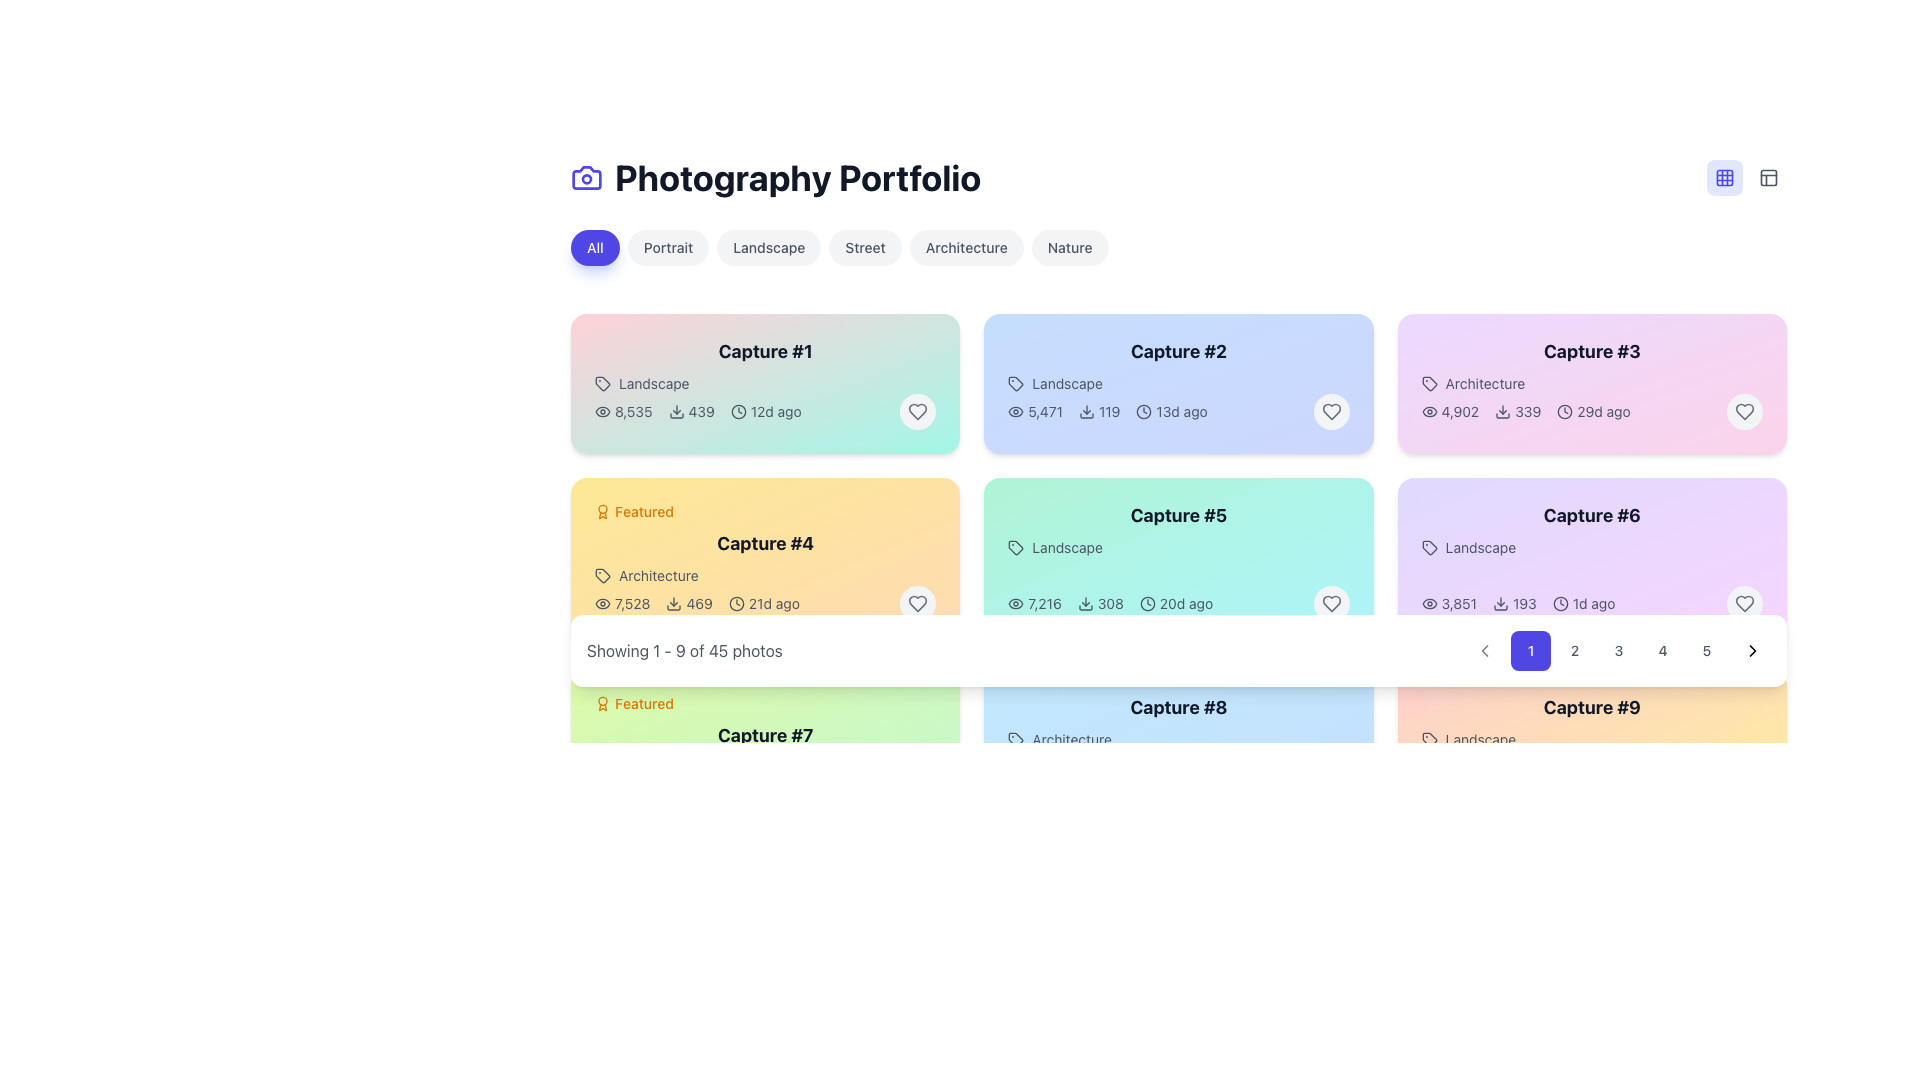 The image size is (1920, 1080). What do you see at coordinates (1331, 603) in the screenshot?
I see `the 'like' button located at the bottom-right corner of the 'Capture #5' card` at bounding box center [1331, 603].